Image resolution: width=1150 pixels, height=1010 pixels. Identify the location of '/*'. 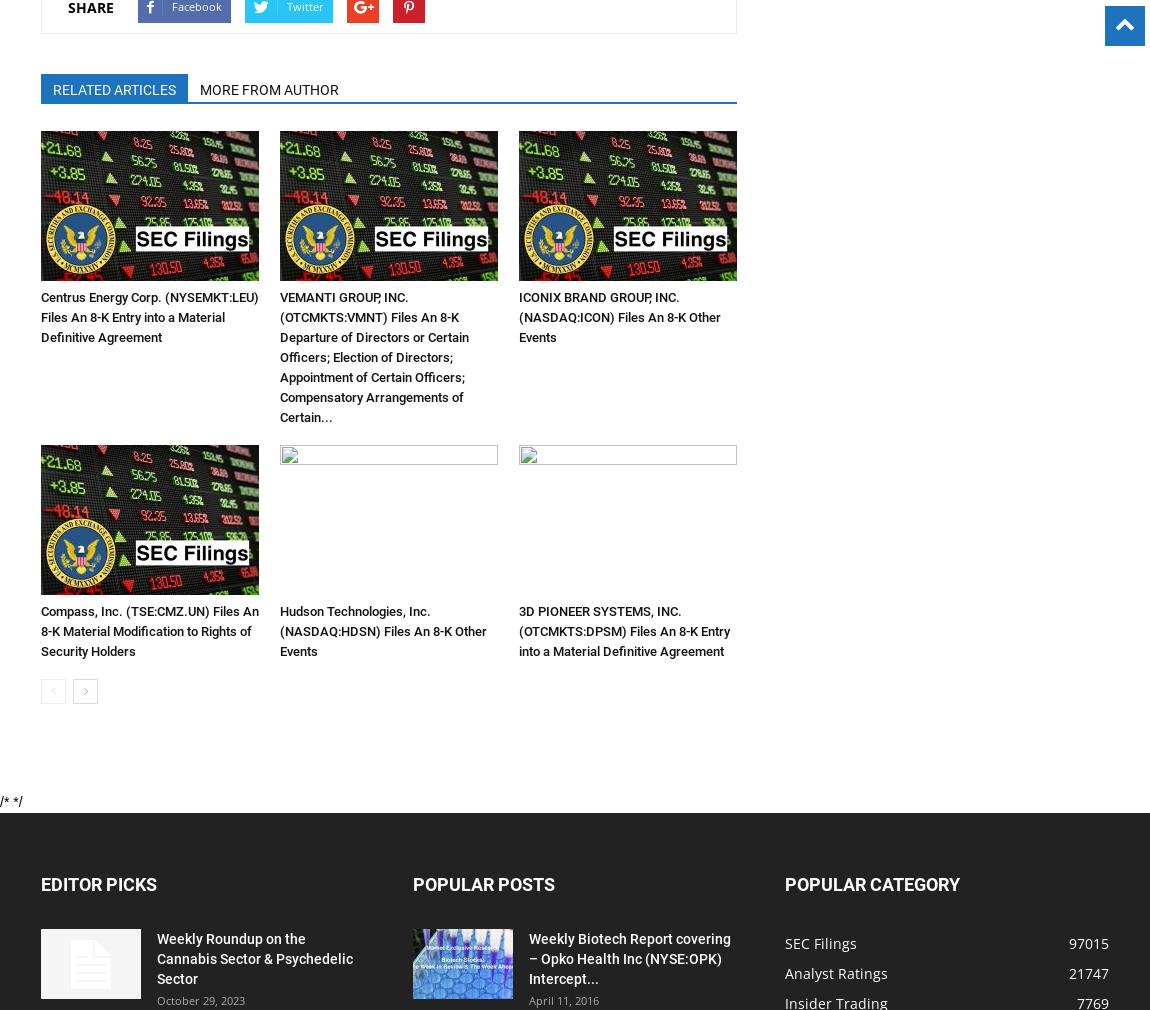
(5, 802).